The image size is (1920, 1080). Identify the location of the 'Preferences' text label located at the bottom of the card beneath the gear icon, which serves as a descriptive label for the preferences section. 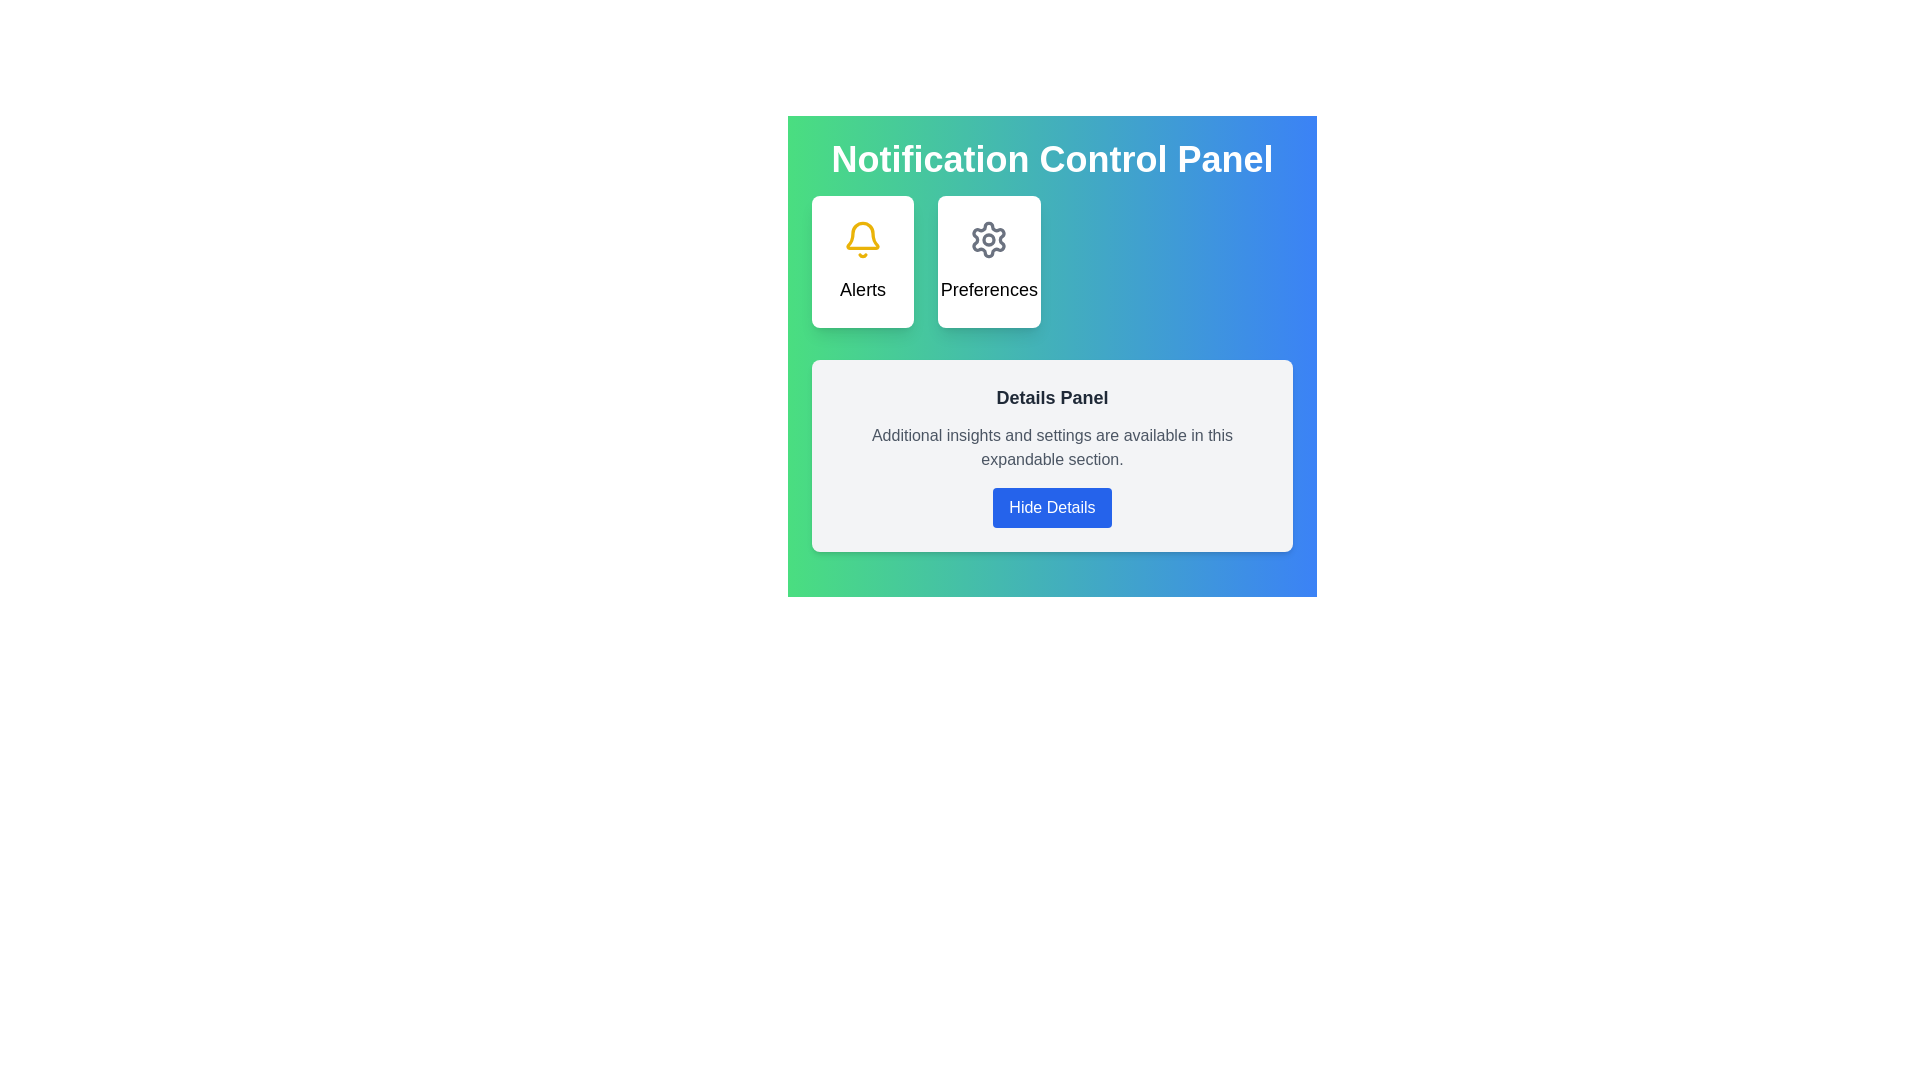
(989, 289).